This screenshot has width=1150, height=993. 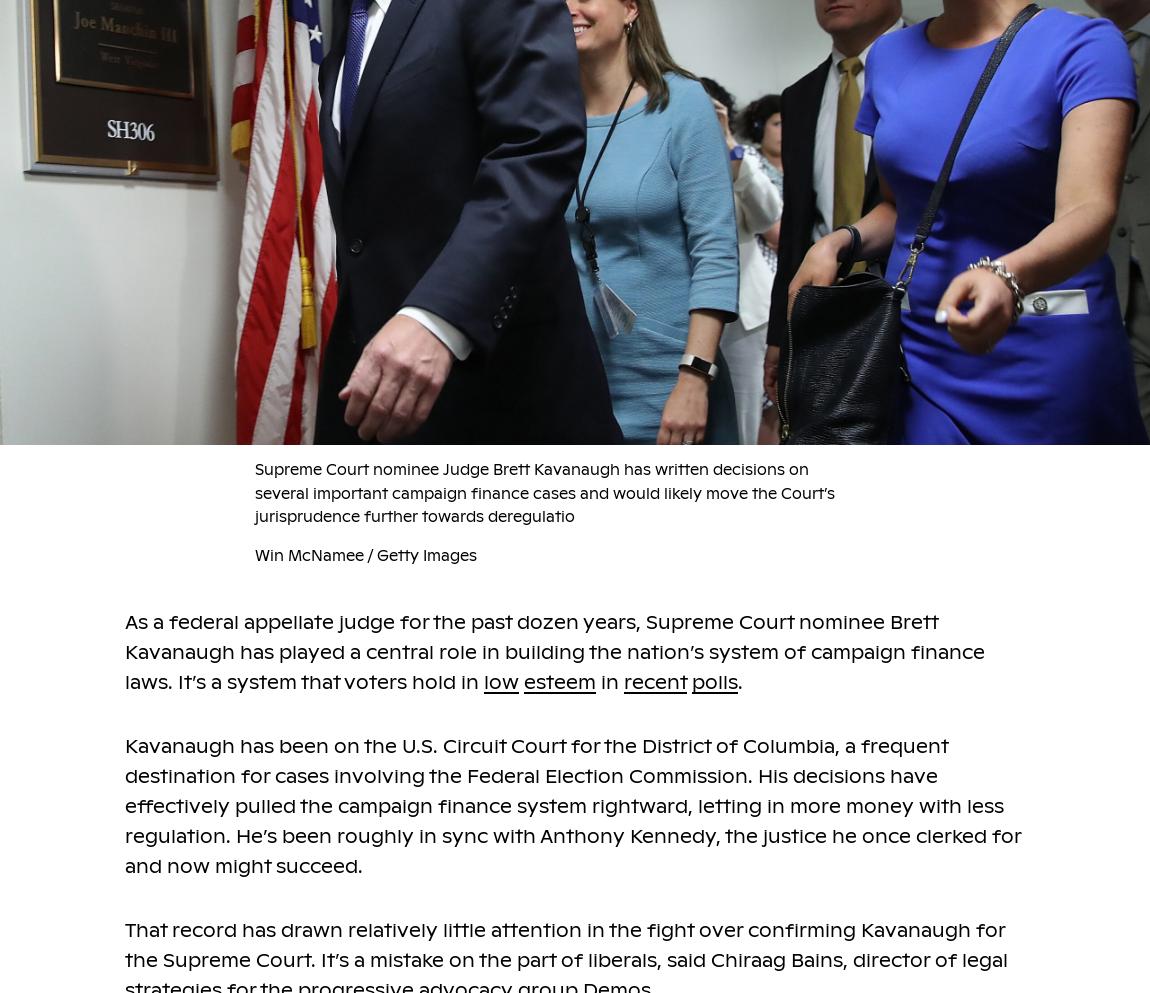 I want to click on 'recent', so click(x=654, y=682).